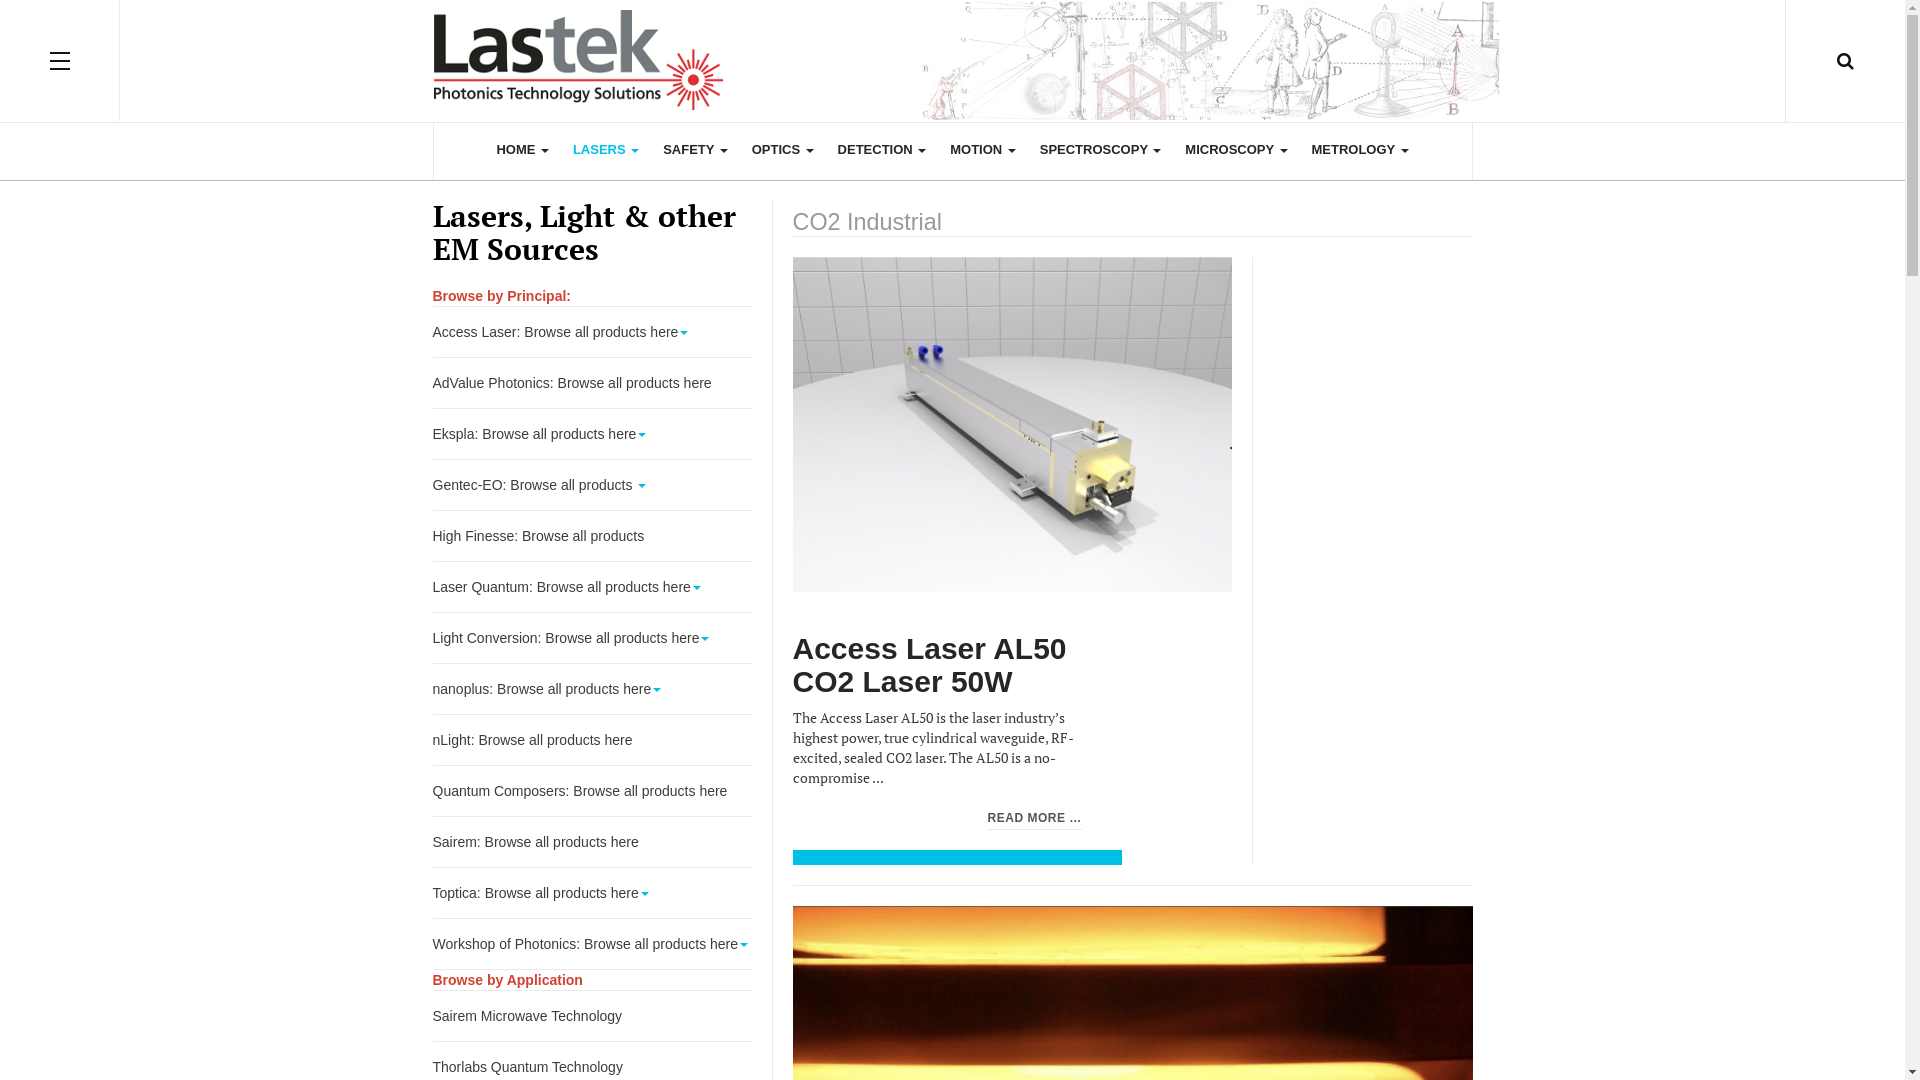  Describe the element at coordinates (1235, 149) in the screenshot. I see `'MICROSCOPY'` at that location.